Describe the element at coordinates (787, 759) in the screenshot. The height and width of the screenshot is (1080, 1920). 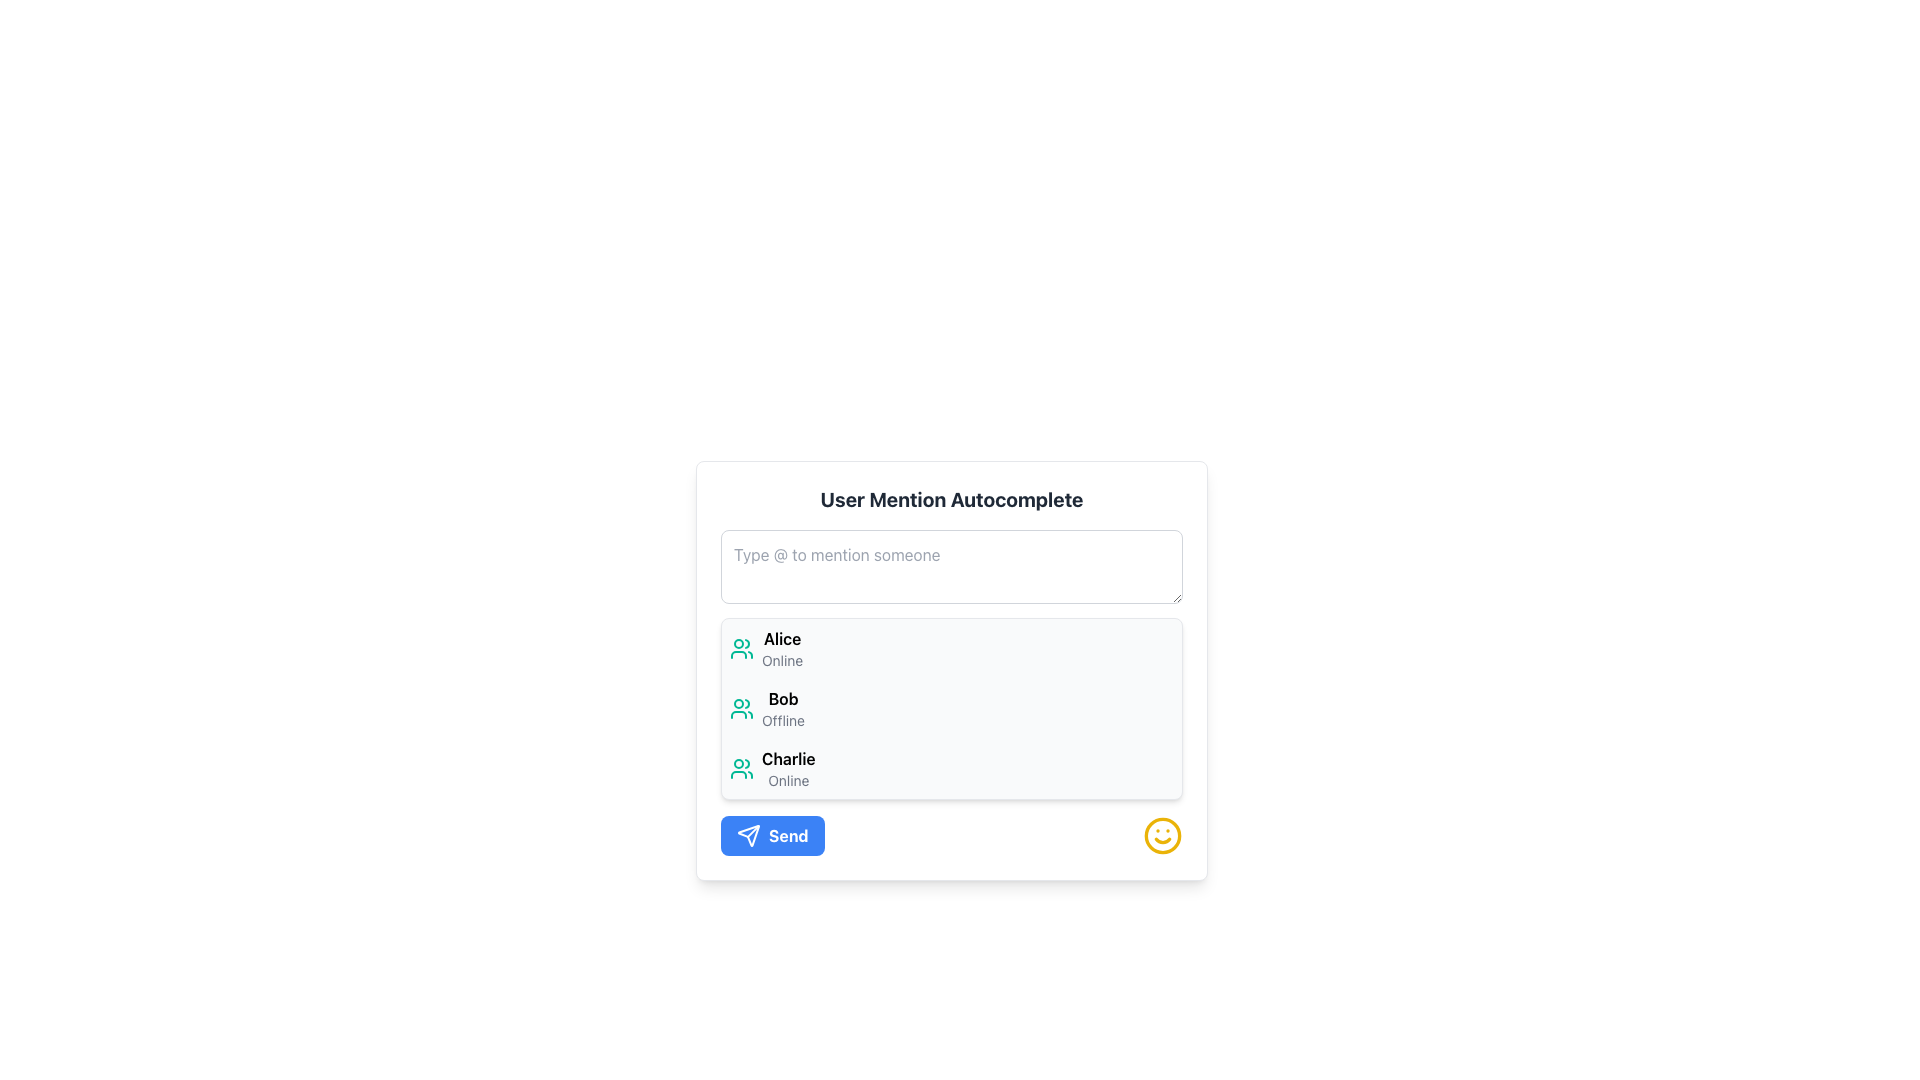
I see `the text label 'Charlie' in the user mention suggestion list` at that location.